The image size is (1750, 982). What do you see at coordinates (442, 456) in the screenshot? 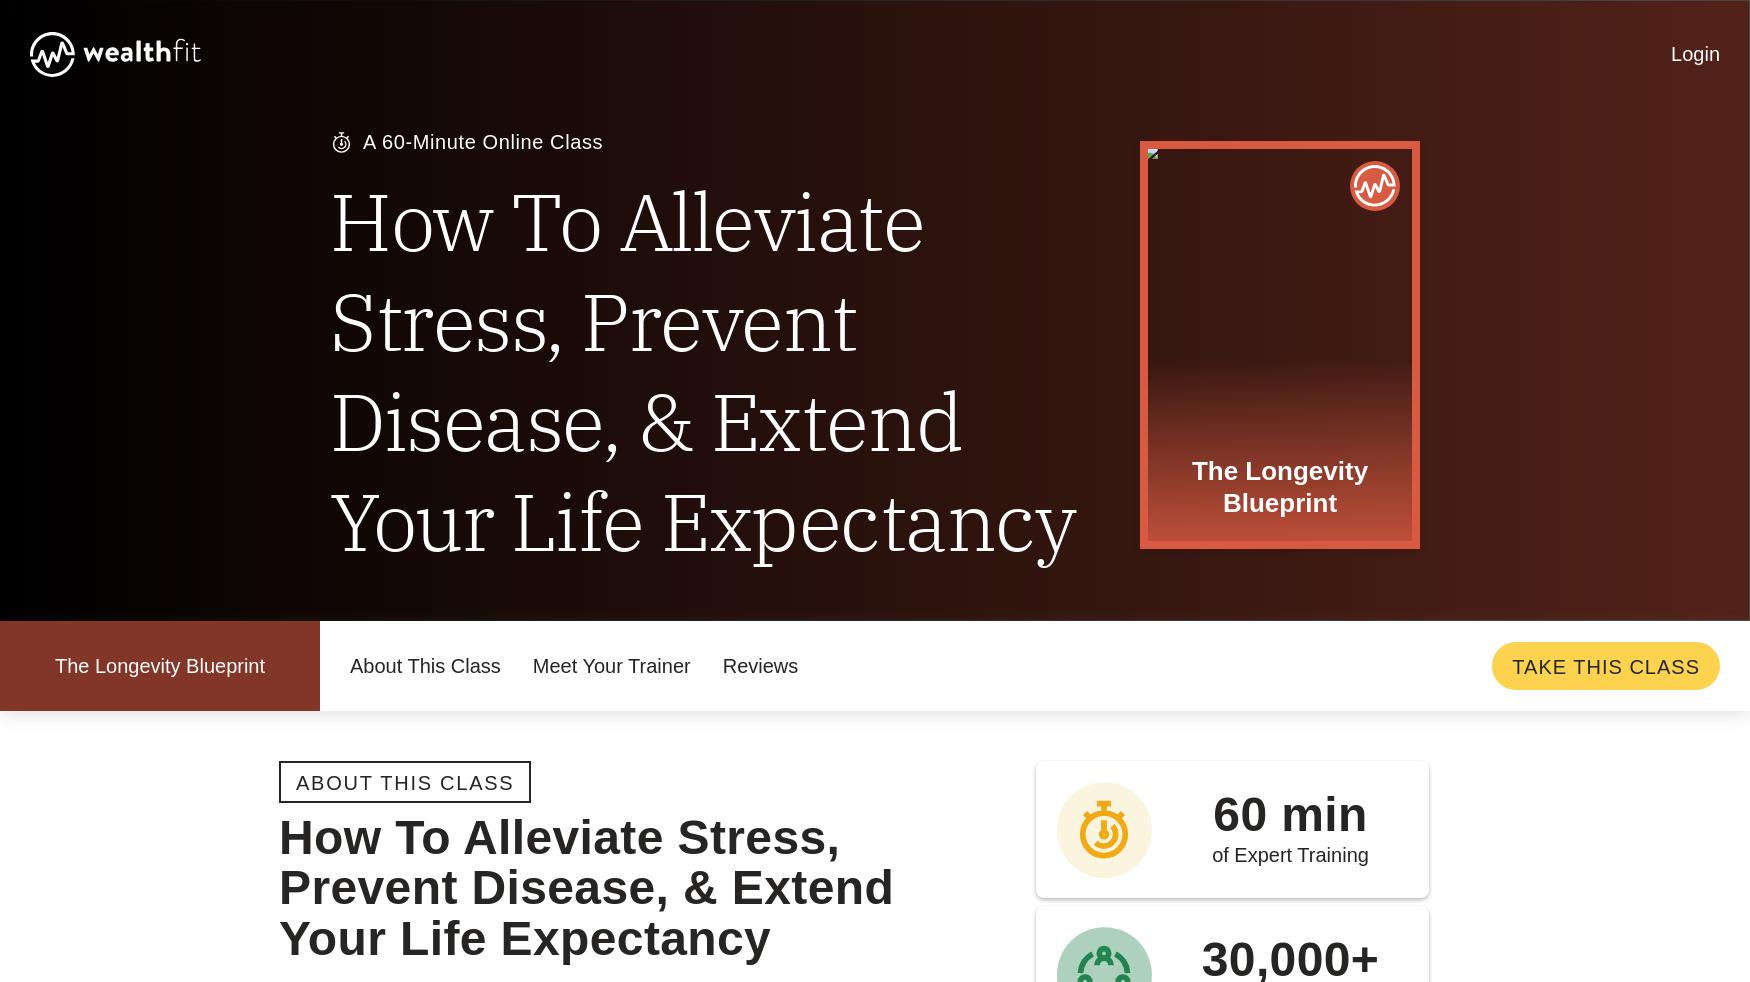
I see `'Do you have a satisfaction guarantee?'` at bounding box center [442, 456].